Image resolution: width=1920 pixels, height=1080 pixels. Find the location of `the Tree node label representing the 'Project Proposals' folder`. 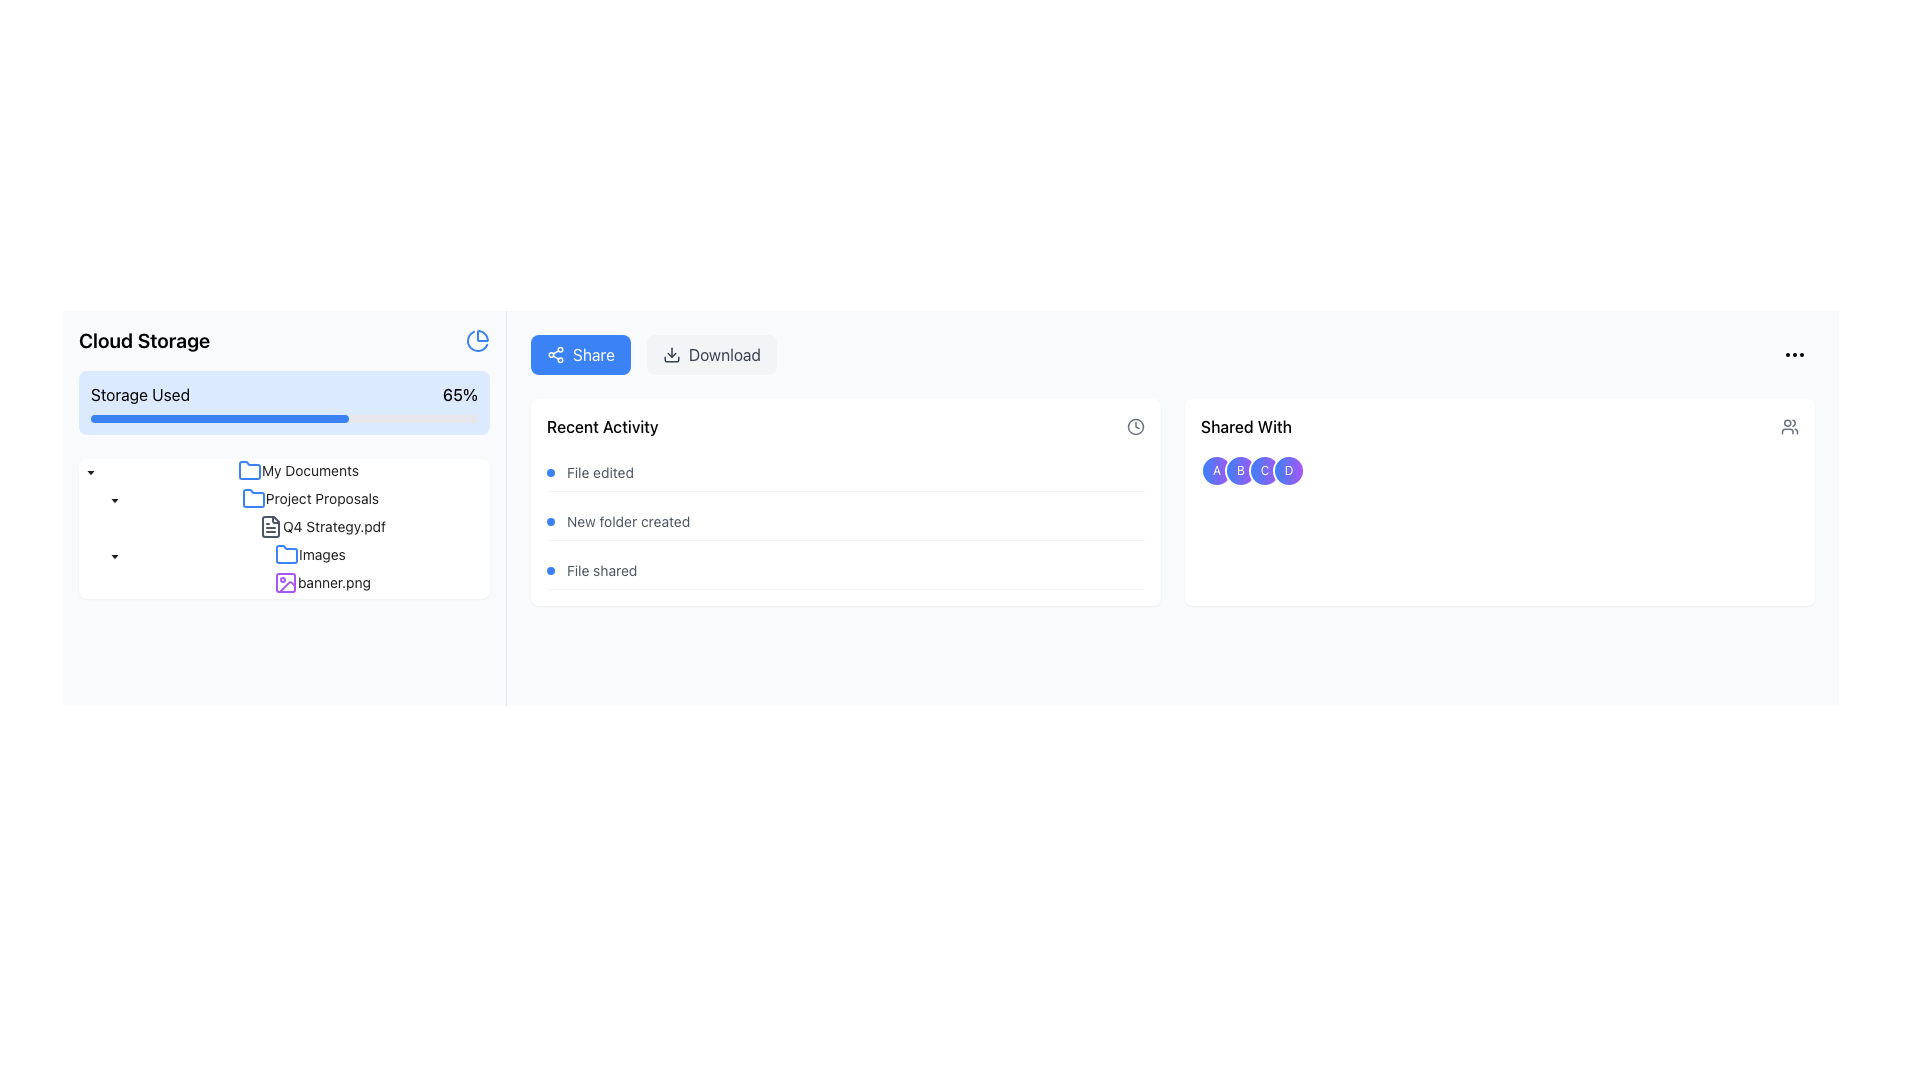

the Tree node label representing the 'Project Proposals' folder is located at coordinates (322, 497).